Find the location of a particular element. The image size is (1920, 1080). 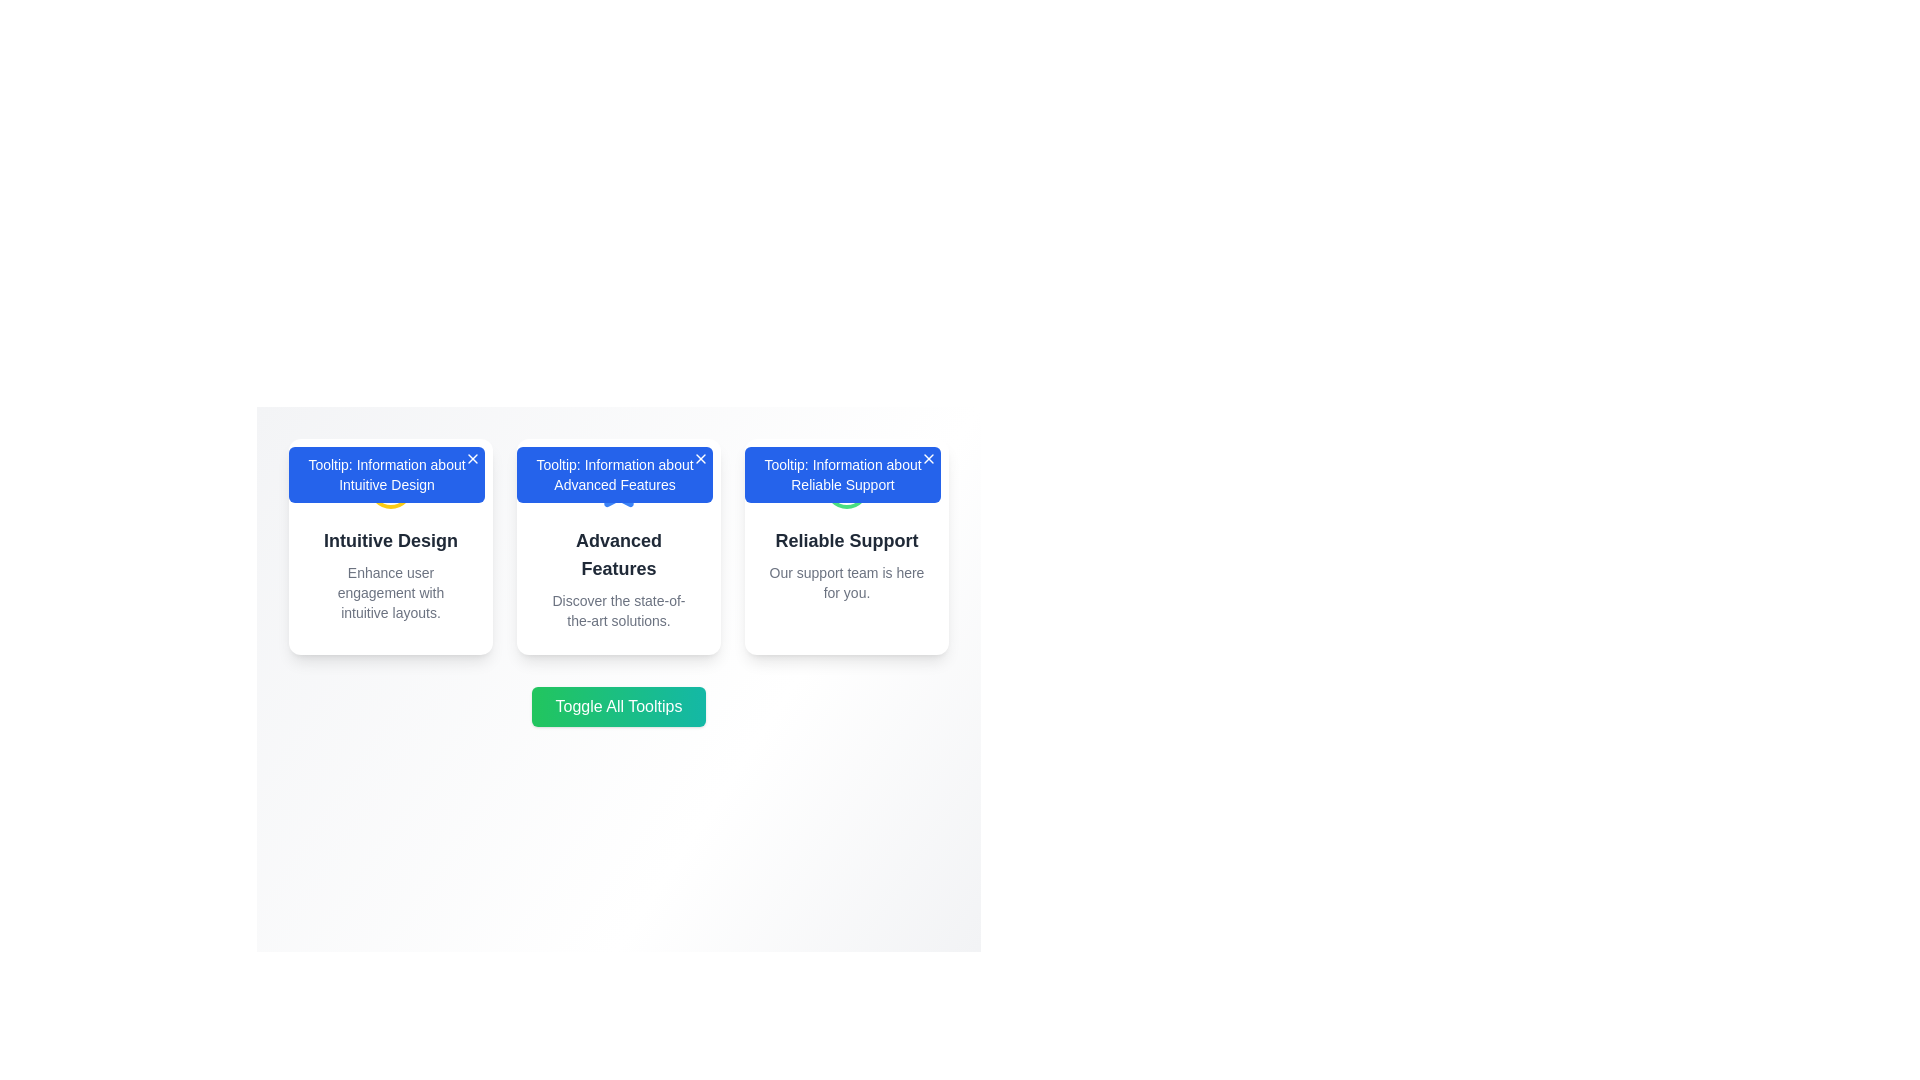

the Tooltip with text 'Tooltip: Information about Intuitive Design' which has a close button 'X' at the top-right corner is located at coordinates (387, 474).